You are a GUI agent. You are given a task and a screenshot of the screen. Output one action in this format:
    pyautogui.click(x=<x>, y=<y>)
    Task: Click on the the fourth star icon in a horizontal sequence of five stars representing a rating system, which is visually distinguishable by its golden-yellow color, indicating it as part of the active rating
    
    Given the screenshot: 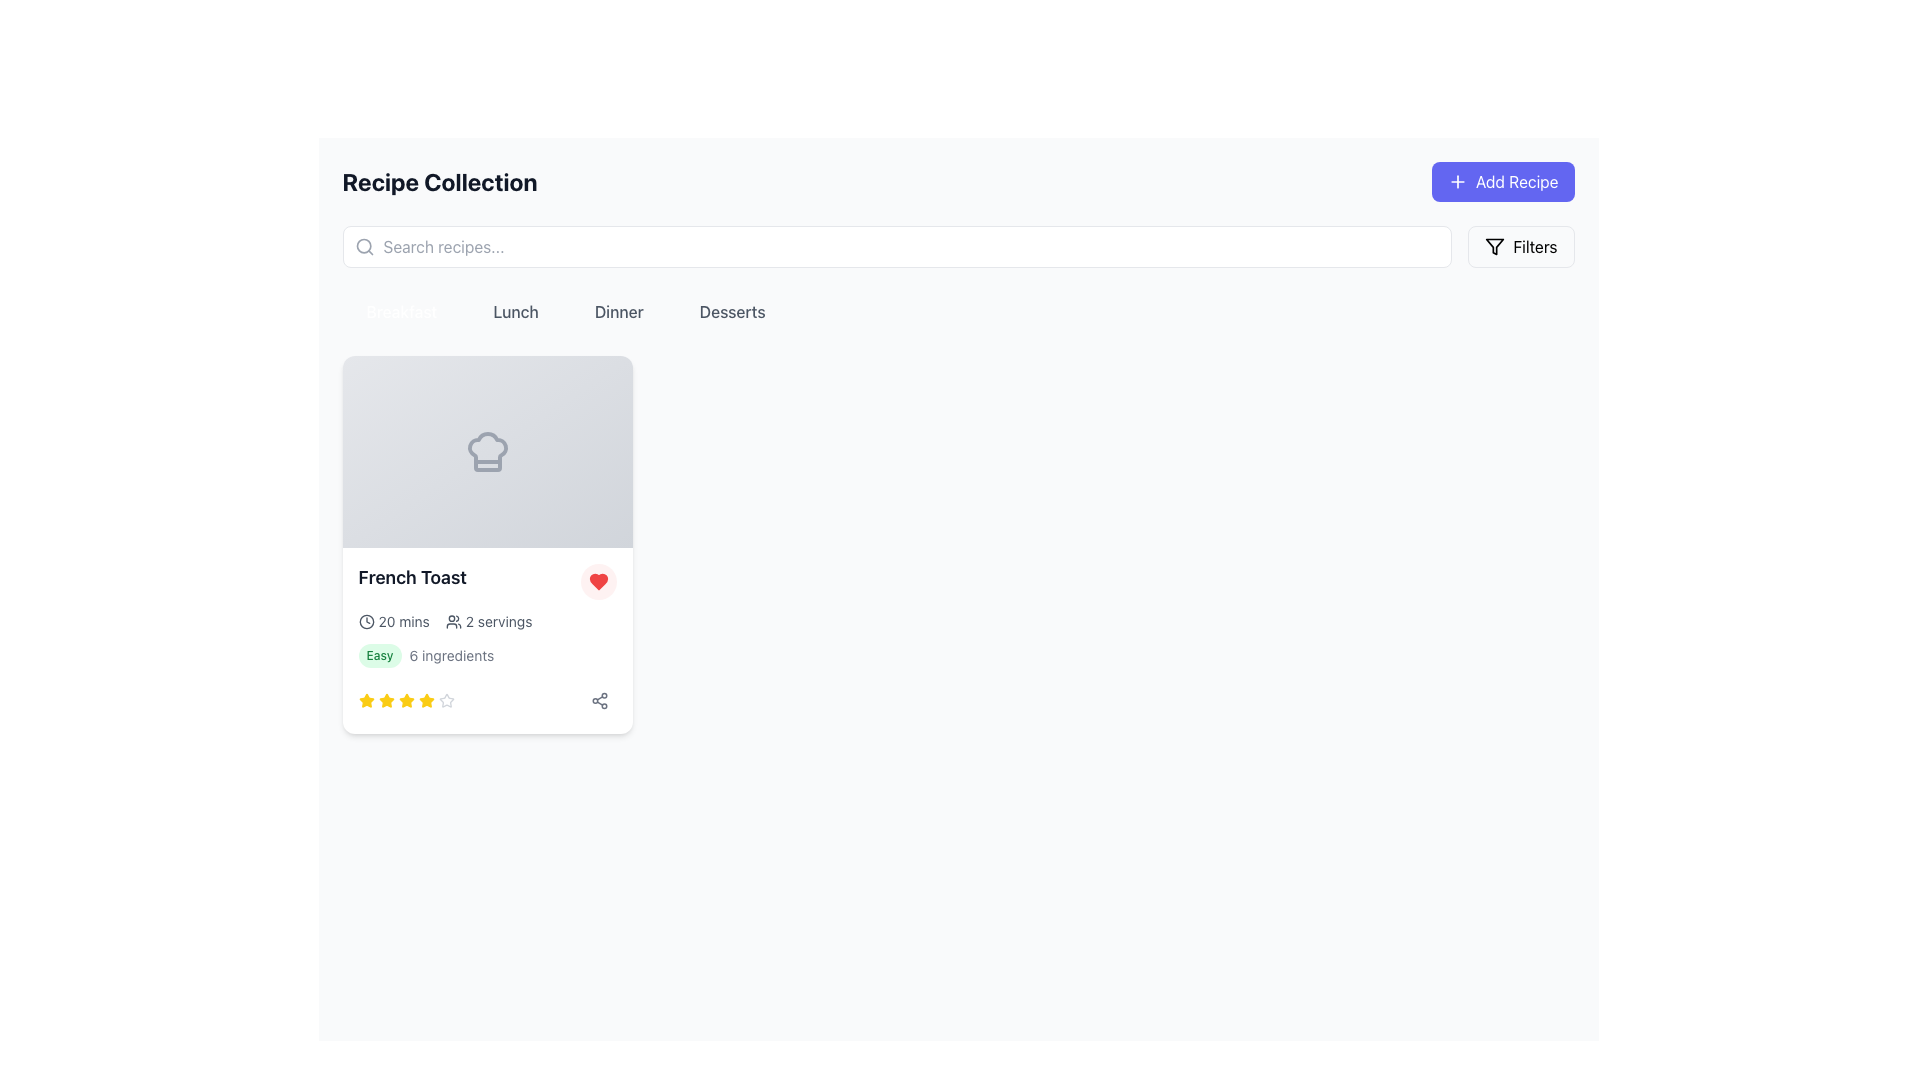 What is the action you would take?
    pyautogui.click(x=405, y=700)
    